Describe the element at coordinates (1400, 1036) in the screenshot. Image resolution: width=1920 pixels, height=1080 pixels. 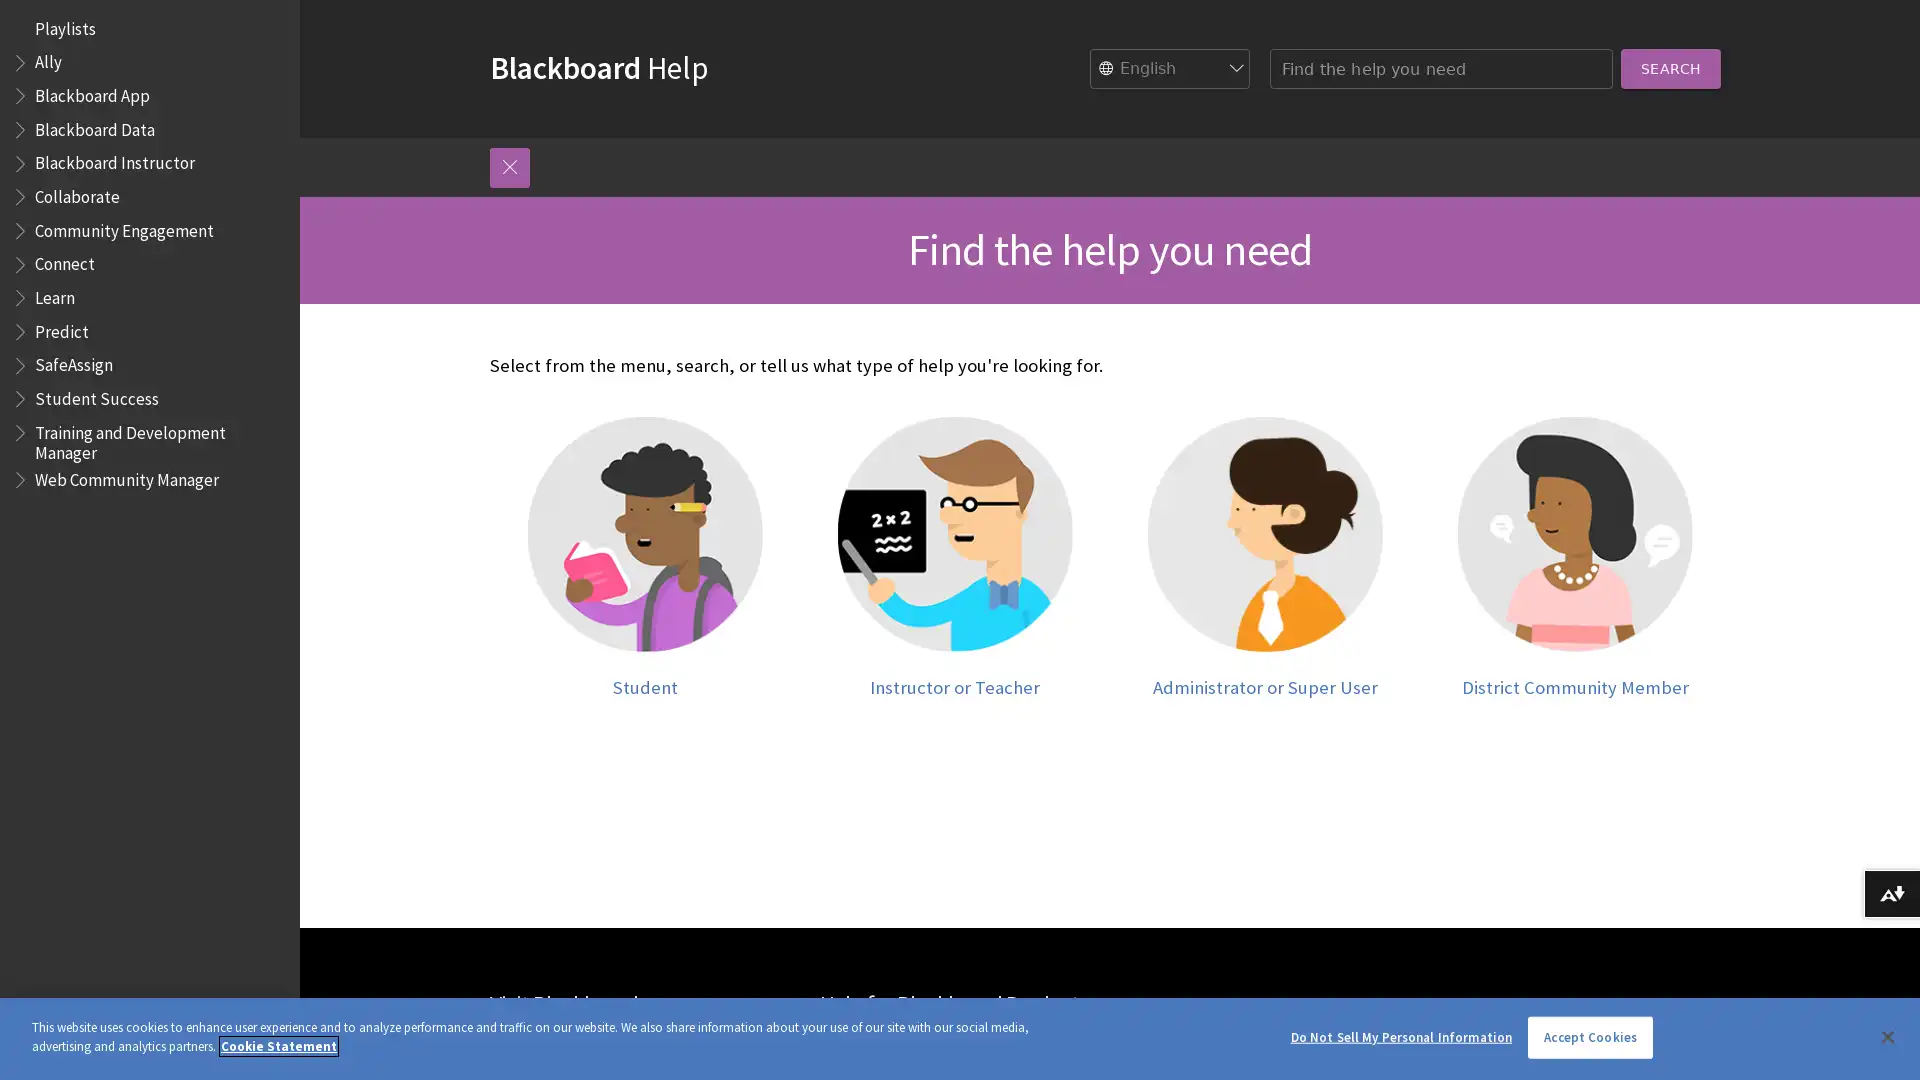
I see `Do Not Sell My Personal Information` at that location.